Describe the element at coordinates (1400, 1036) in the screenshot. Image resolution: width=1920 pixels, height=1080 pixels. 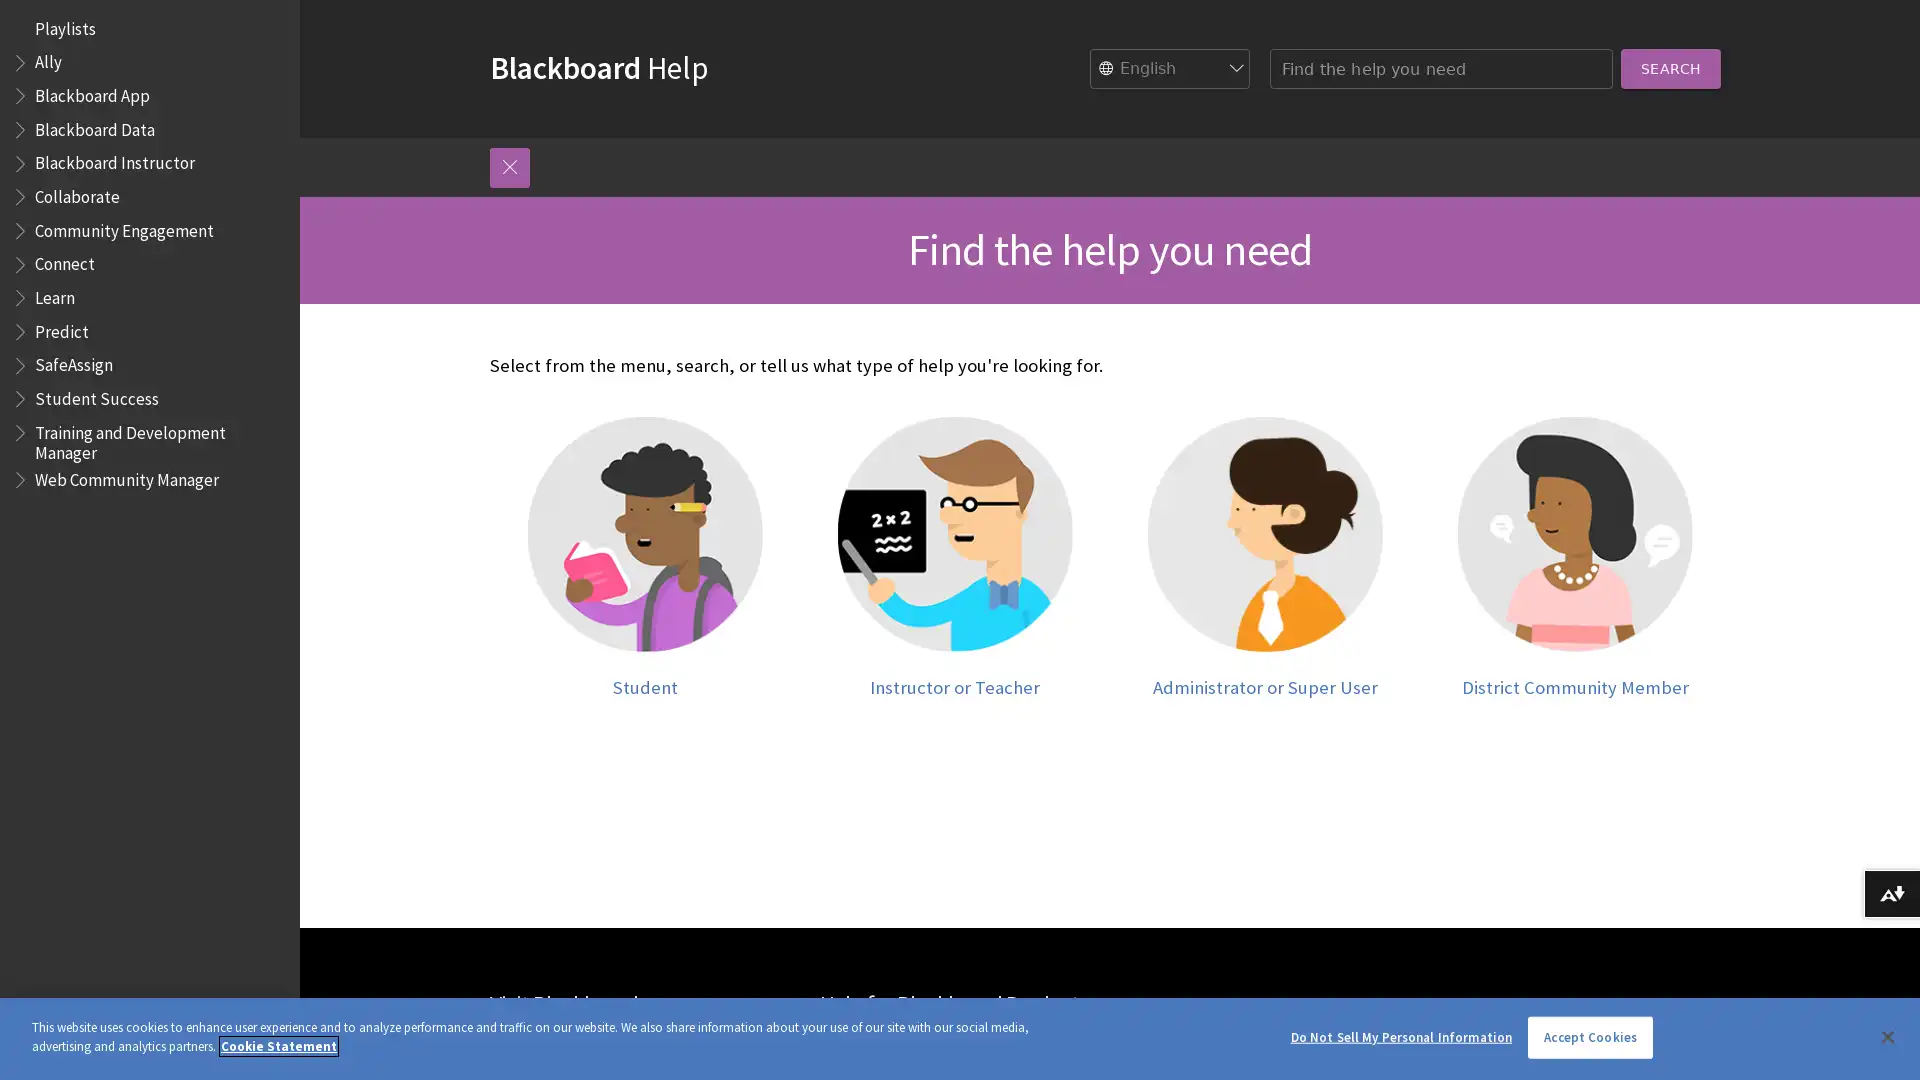
I see `Do Not Sell My Personal Information` at that location.